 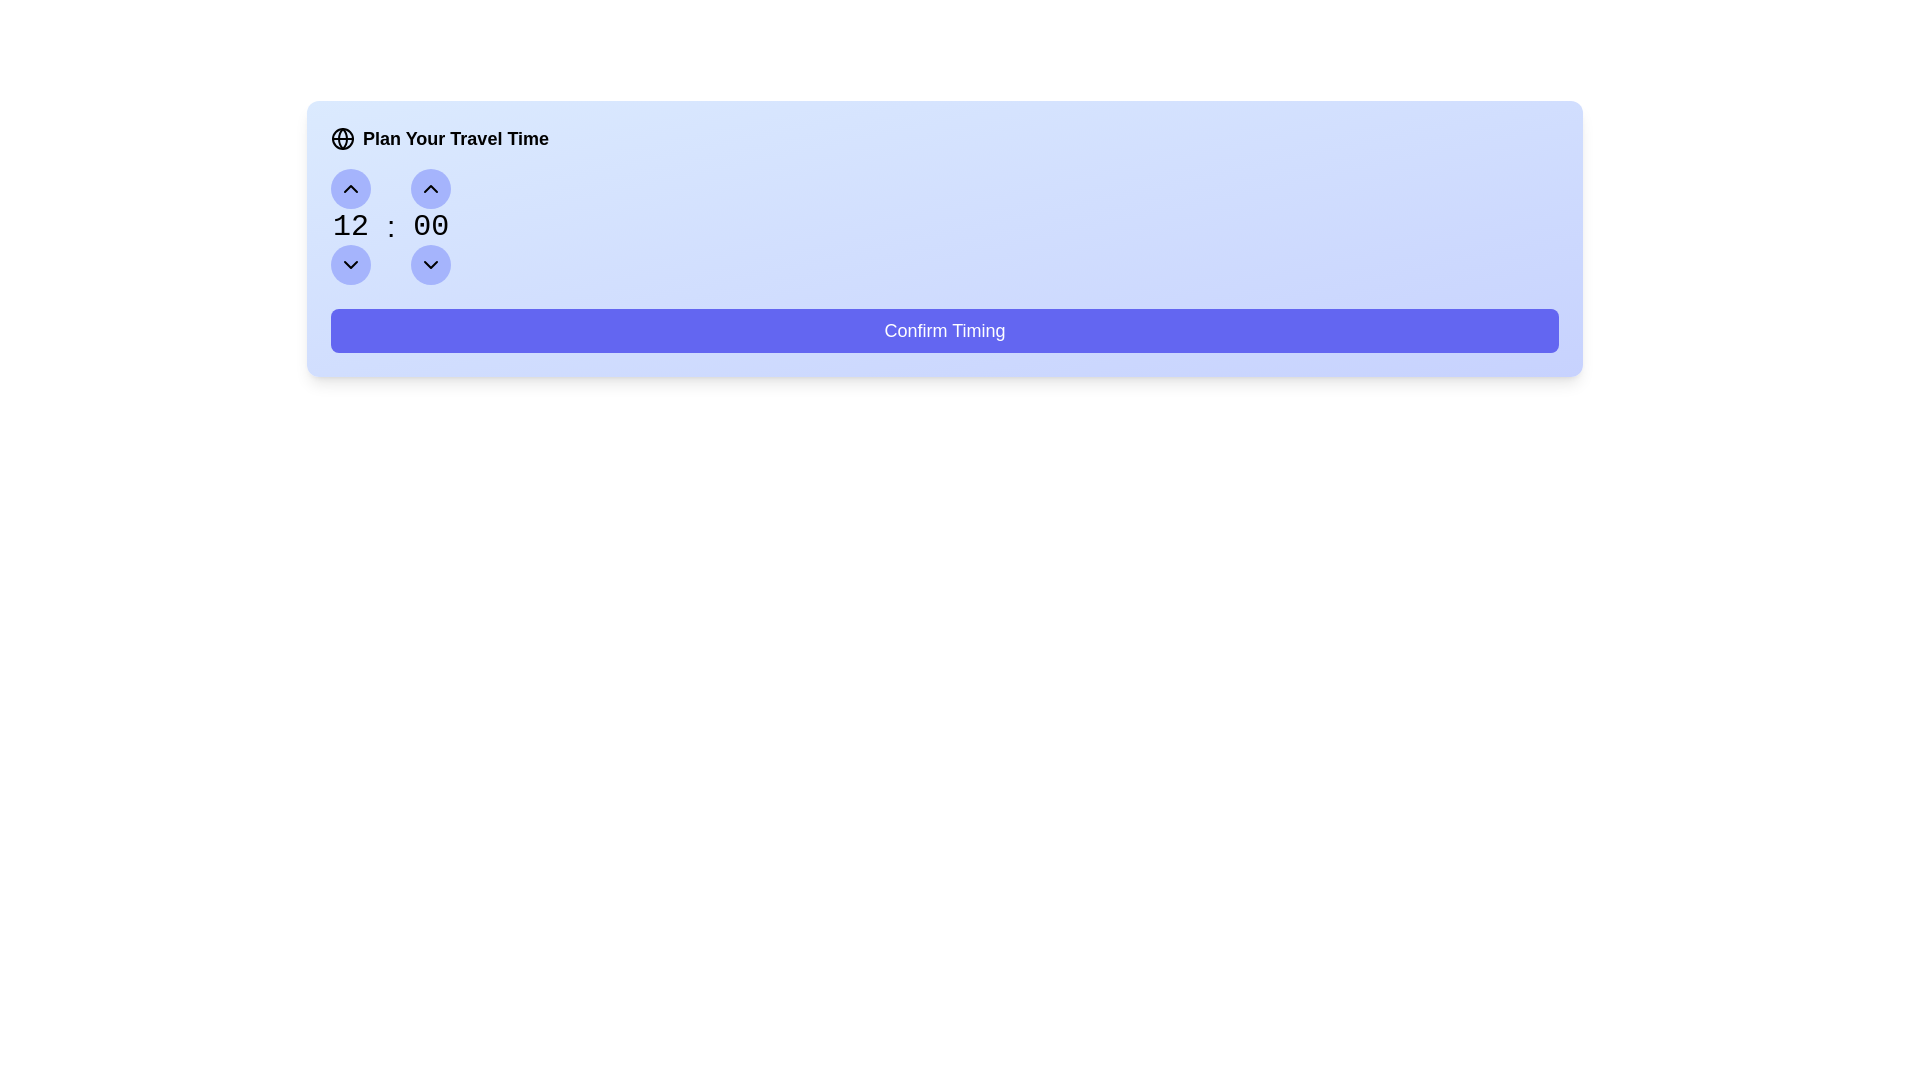 I want to click on the downward chevron SVG icon element located within the circular indigo button underneath the numeric hour control displaying '12', so click(x=350, y=264).